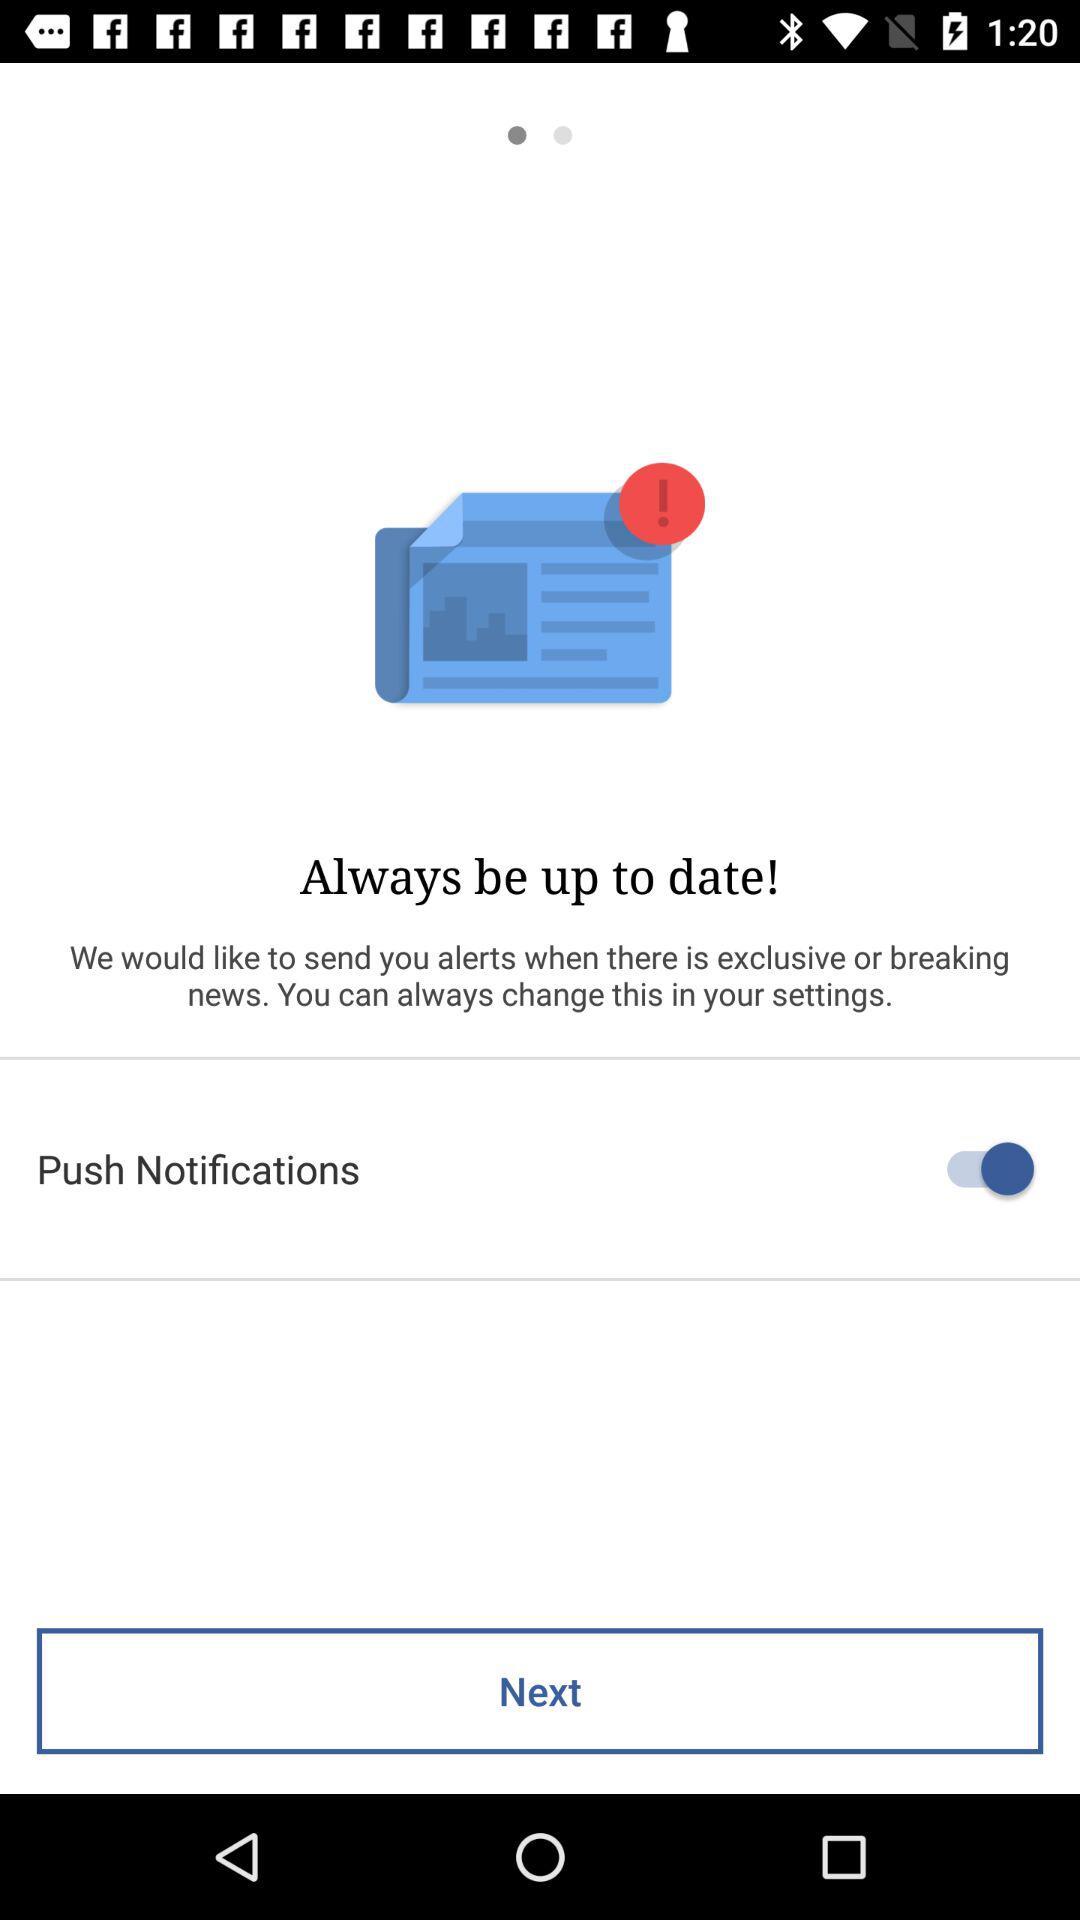 The image size is (1080, 1920). What do you see at coordinates (540, 1690) in the screenshot?
I see `next item` at bounding box center [540, 1690].